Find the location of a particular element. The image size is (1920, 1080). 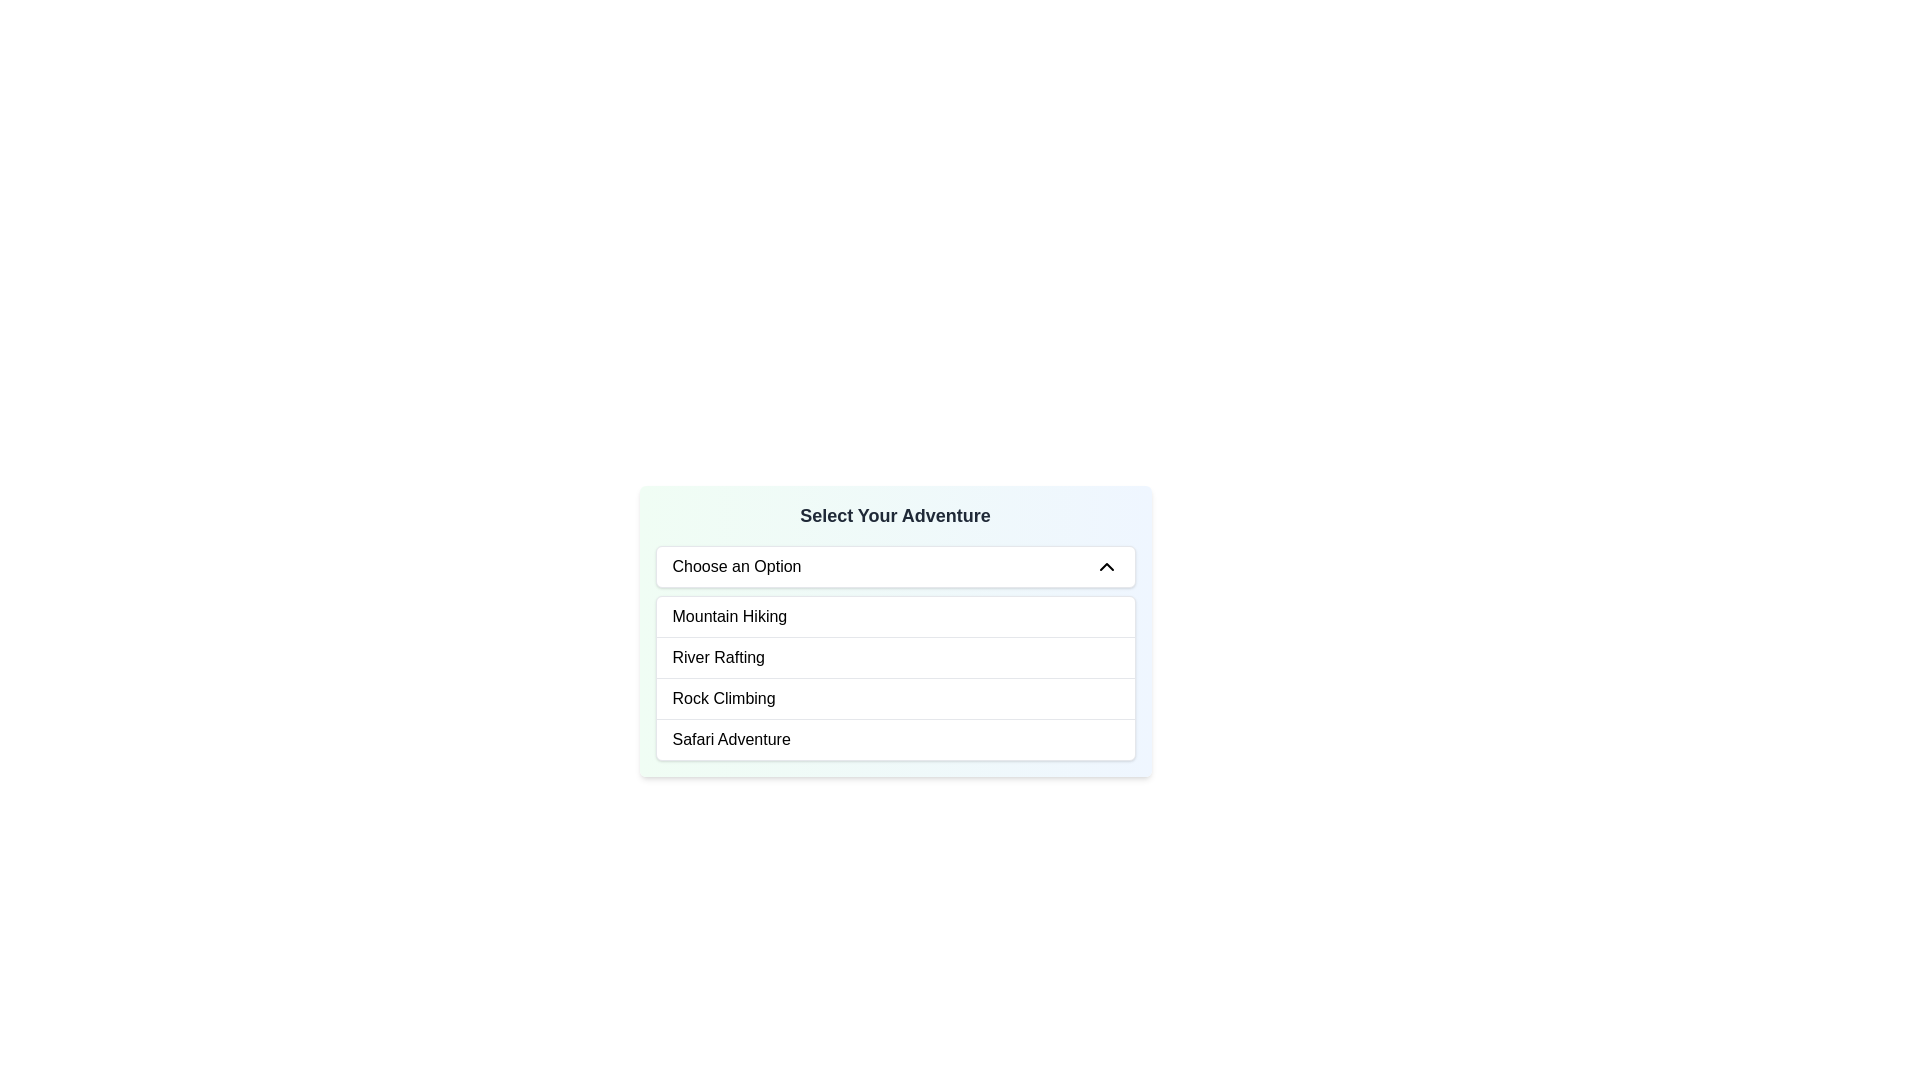

the 'Mountain Hiking' option in the 'Select Your Adventure' dropdown list is located at coordinates (894, 616).